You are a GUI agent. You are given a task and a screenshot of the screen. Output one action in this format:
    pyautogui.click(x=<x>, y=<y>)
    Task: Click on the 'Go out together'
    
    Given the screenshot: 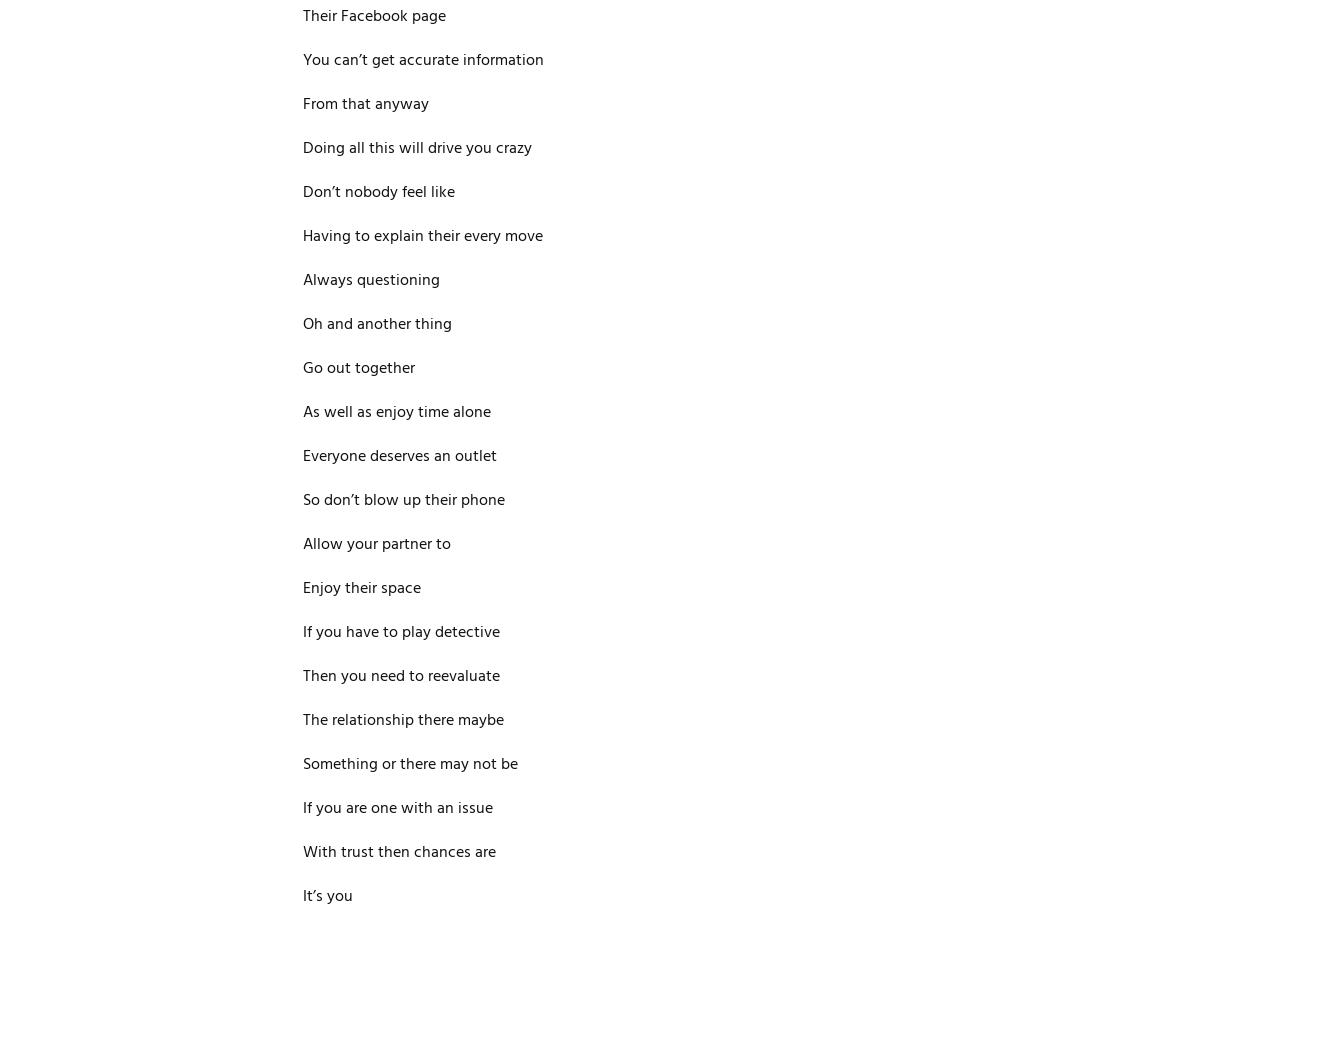 What is the action you would take?
    pyautogui.click(x=358, y=369)
    